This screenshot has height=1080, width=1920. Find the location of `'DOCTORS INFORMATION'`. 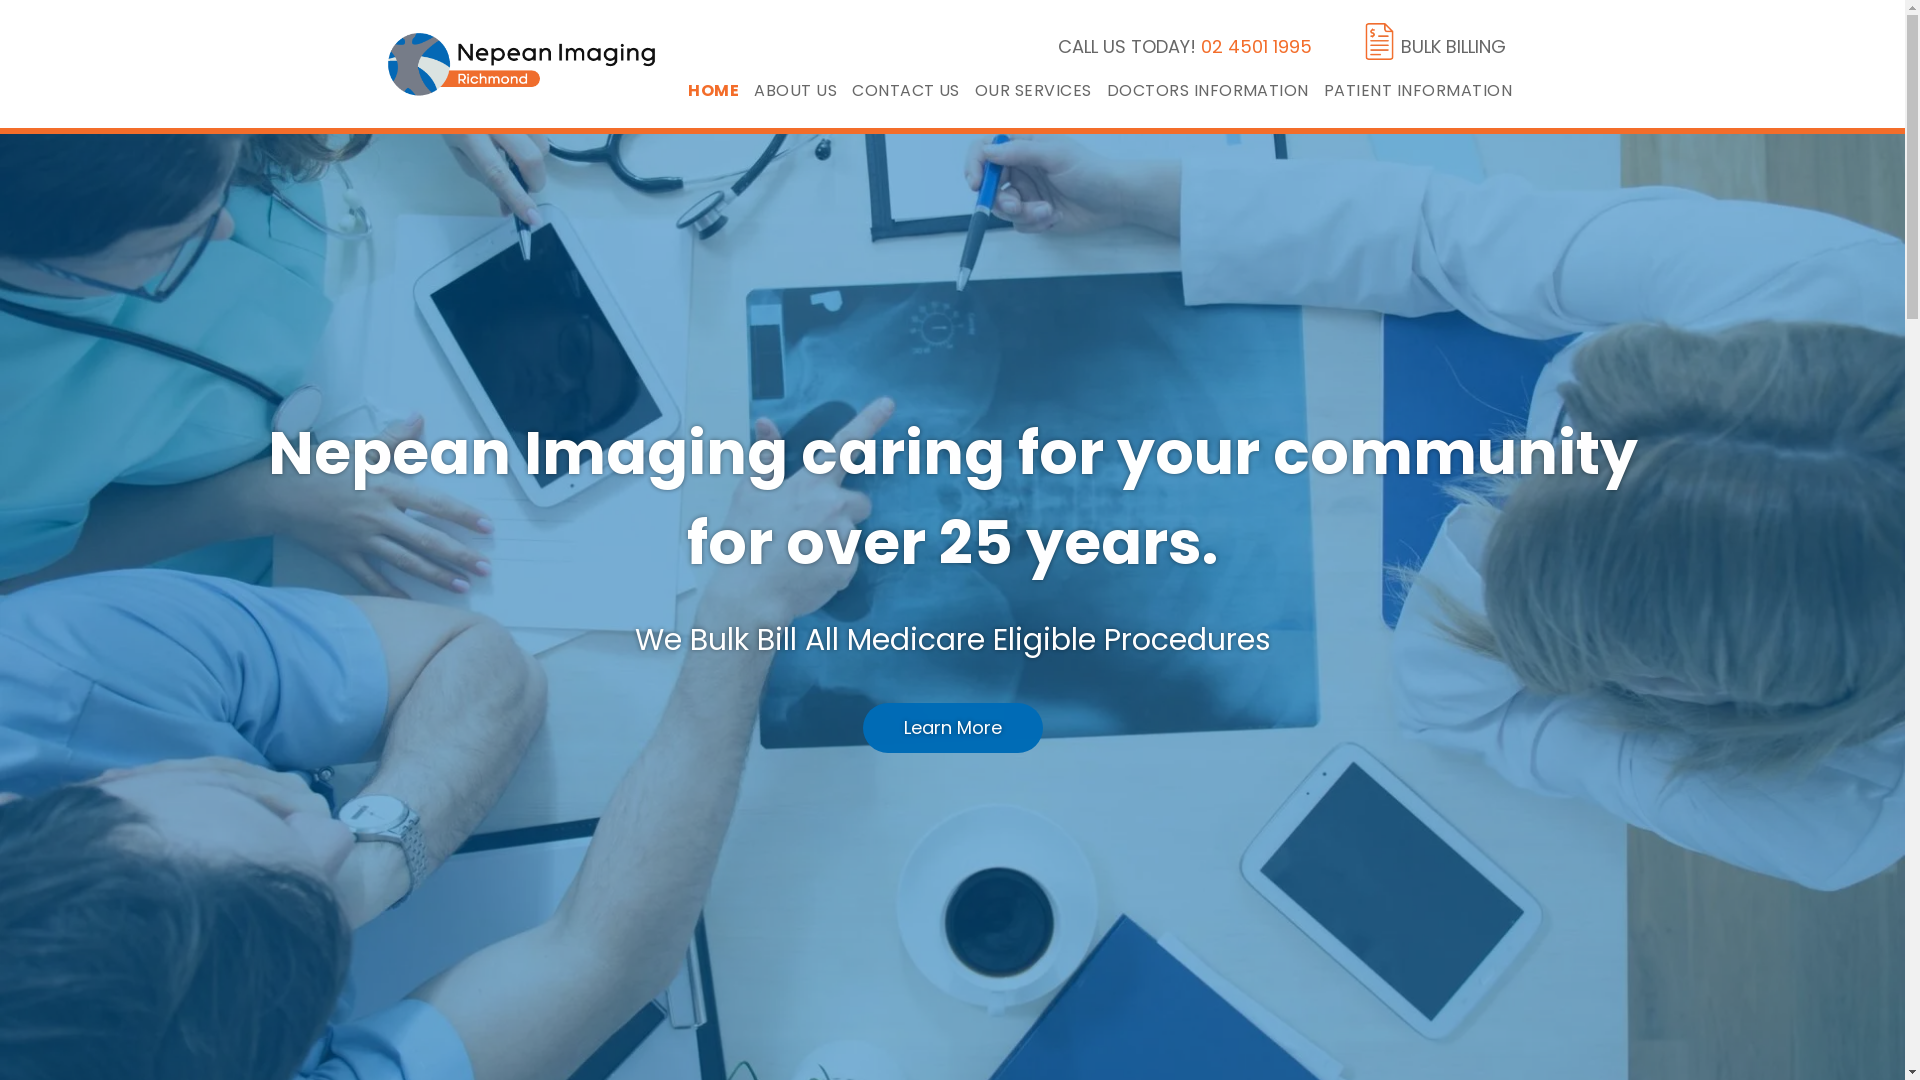

'DOCTORS INFORMATION' is located at coordinates (1214, 90).